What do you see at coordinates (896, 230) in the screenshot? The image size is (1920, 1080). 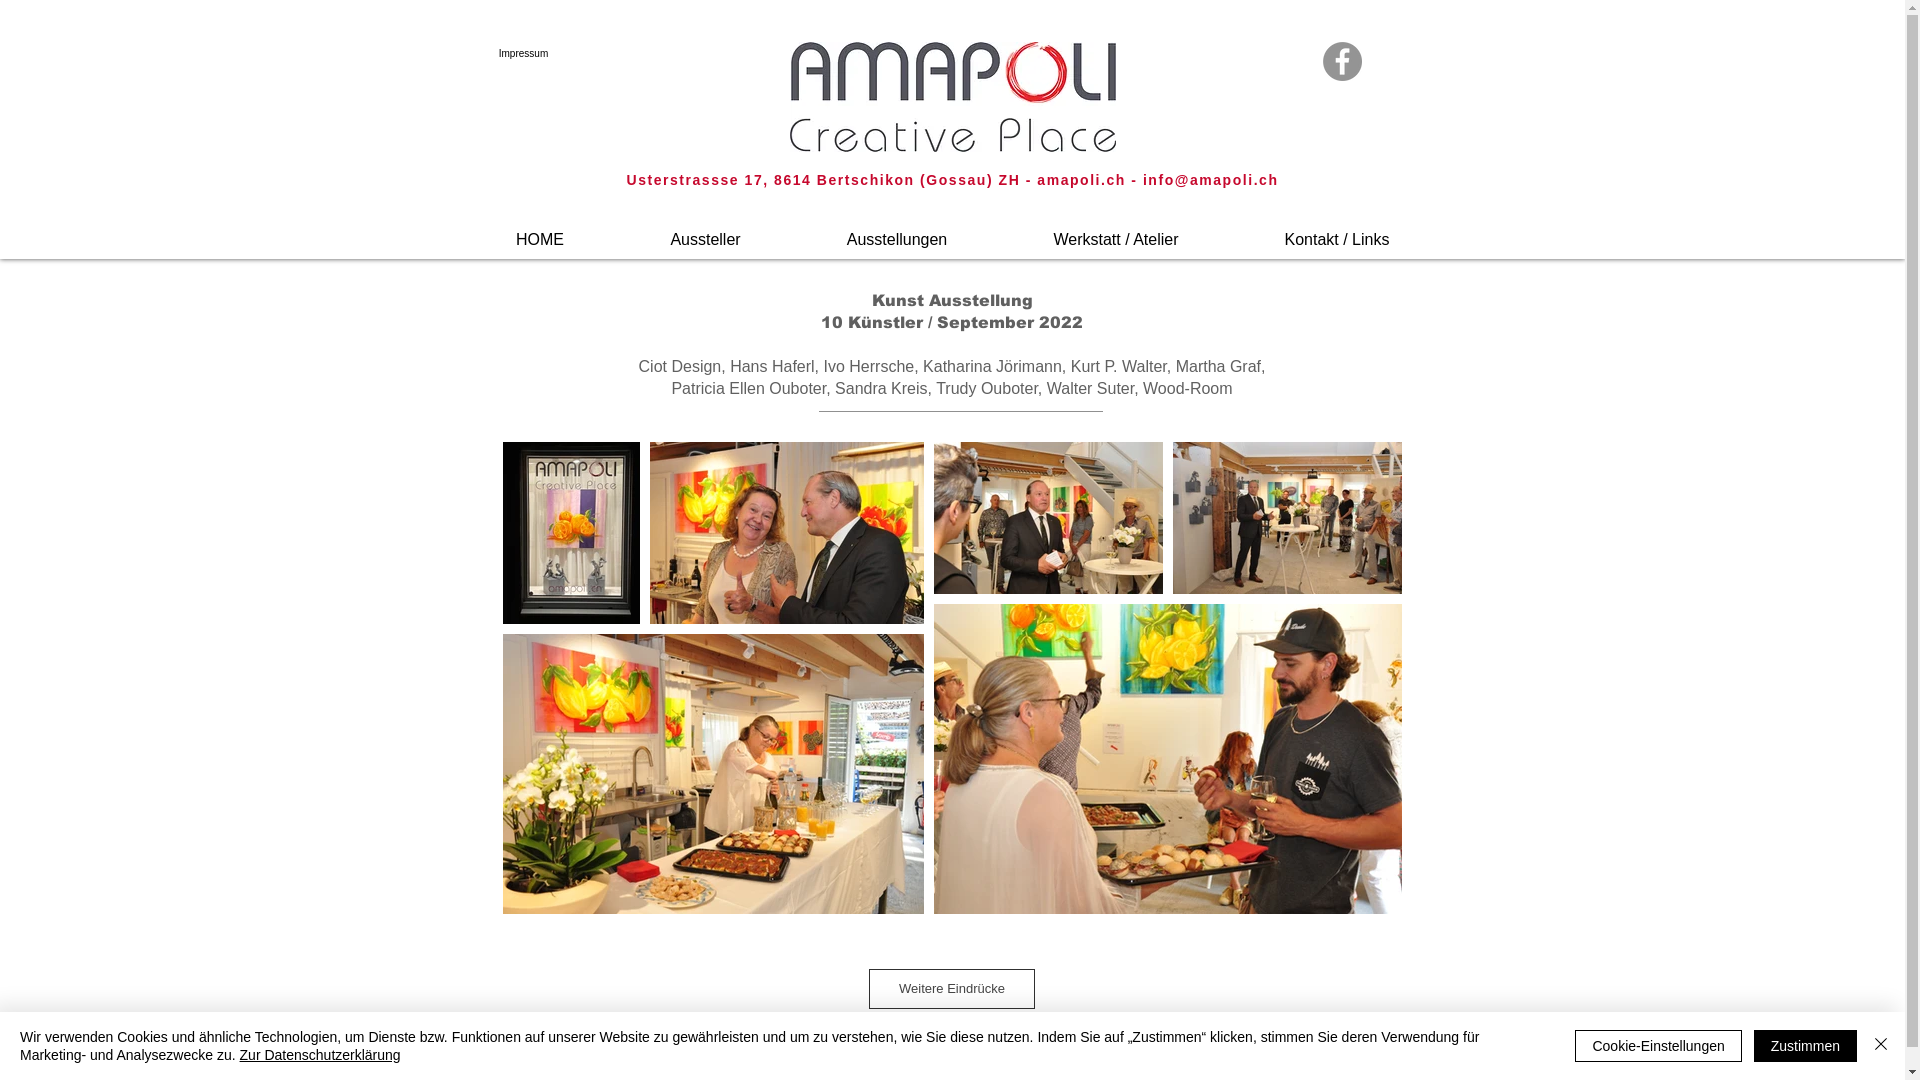 I see `'Ausstellungen'` at bounding box center [896, 230].